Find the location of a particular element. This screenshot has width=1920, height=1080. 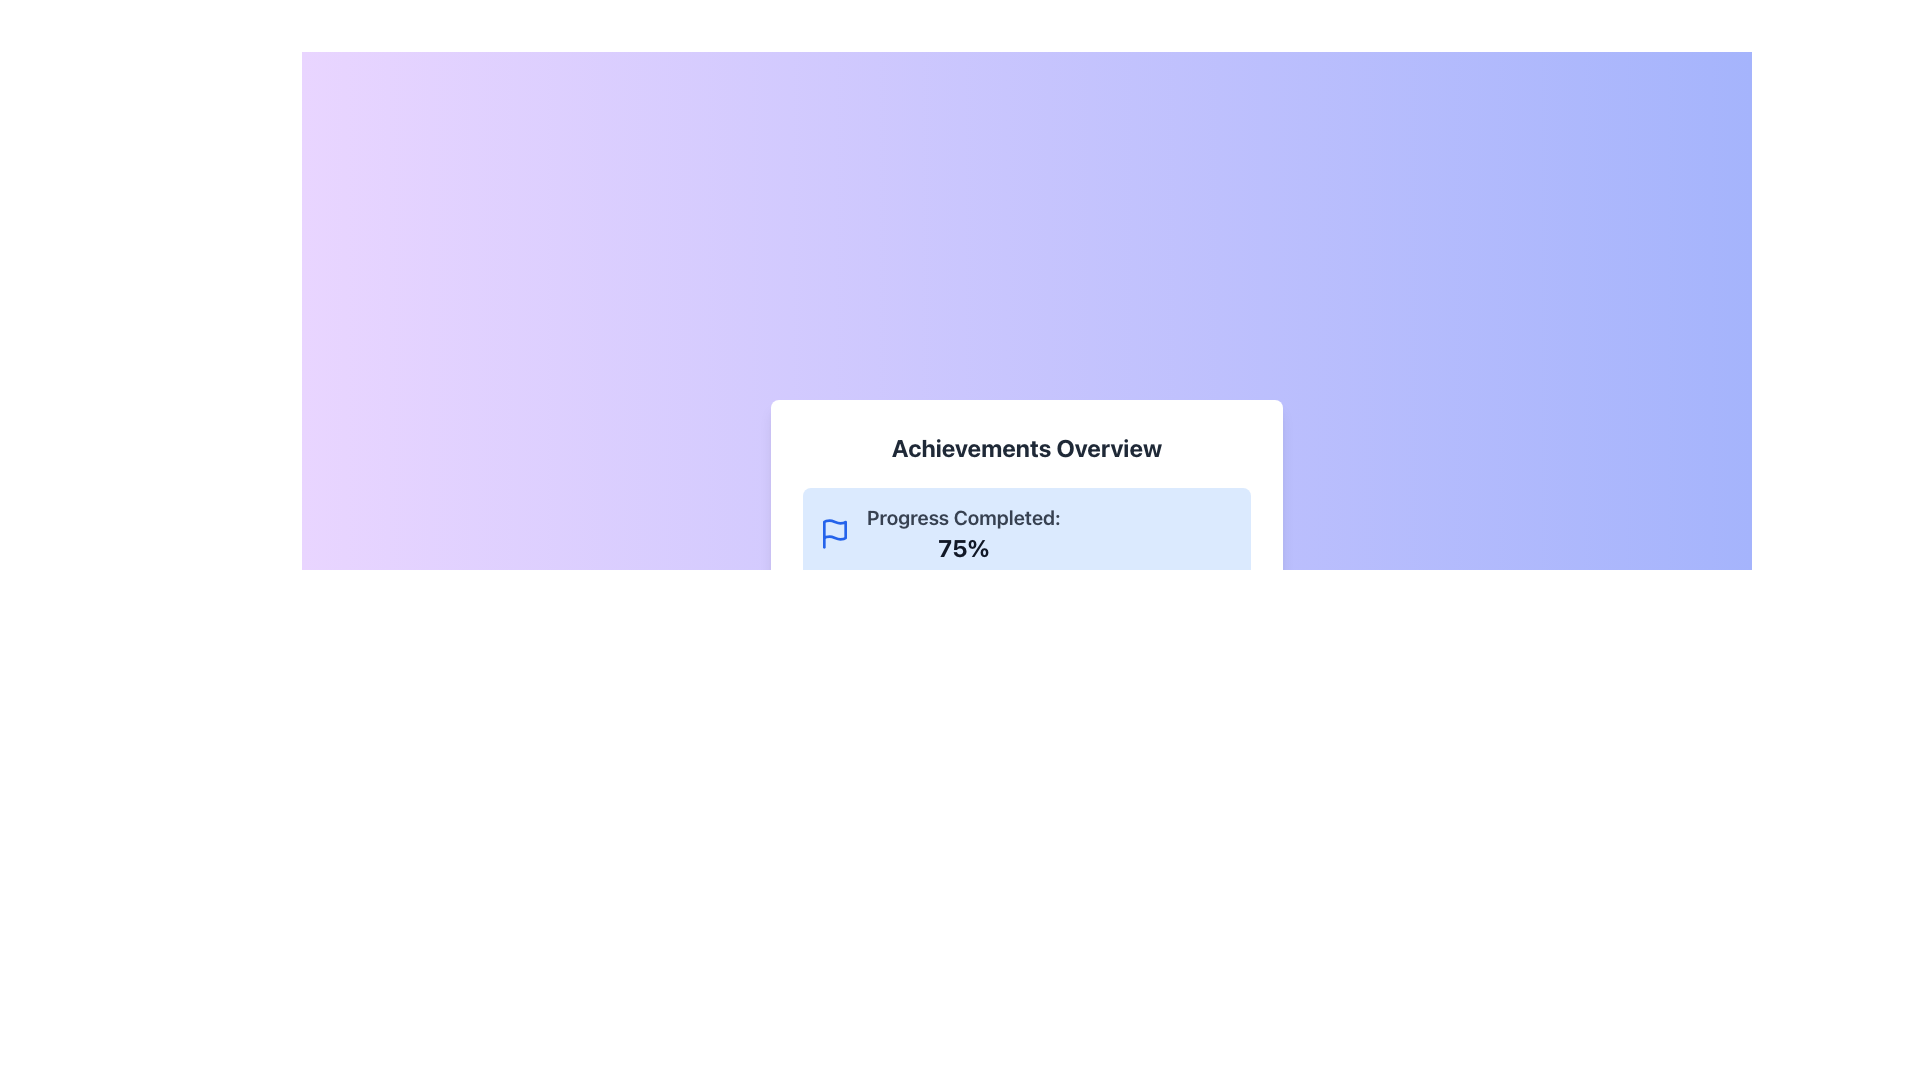

the '75%' progress text element, which is located directly below 'Progress Completed:' and is visually aligned within a light blue rectangular area is located at coordinates (963, 547).